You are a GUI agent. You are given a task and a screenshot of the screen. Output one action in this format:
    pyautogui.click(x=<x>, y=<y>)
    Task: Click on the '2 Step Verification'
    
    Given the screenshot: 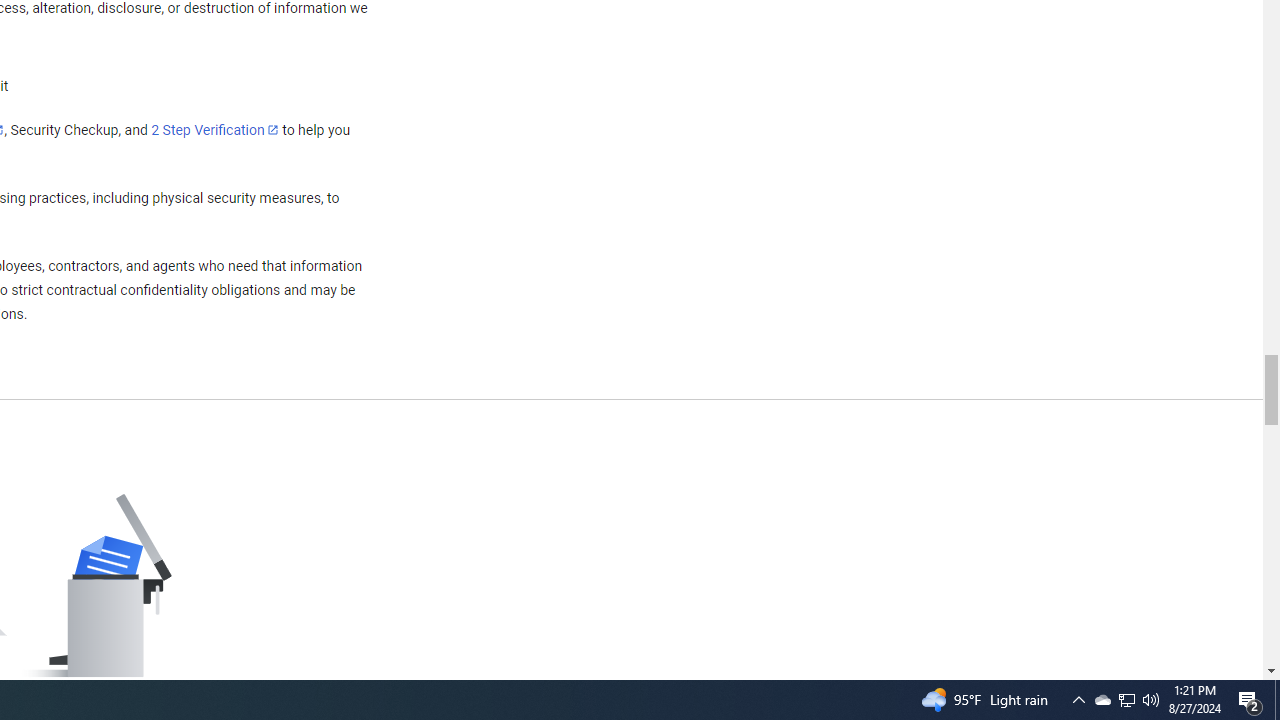 What is the action you would take?
    pyautogui.click(x=215, y=129)
    